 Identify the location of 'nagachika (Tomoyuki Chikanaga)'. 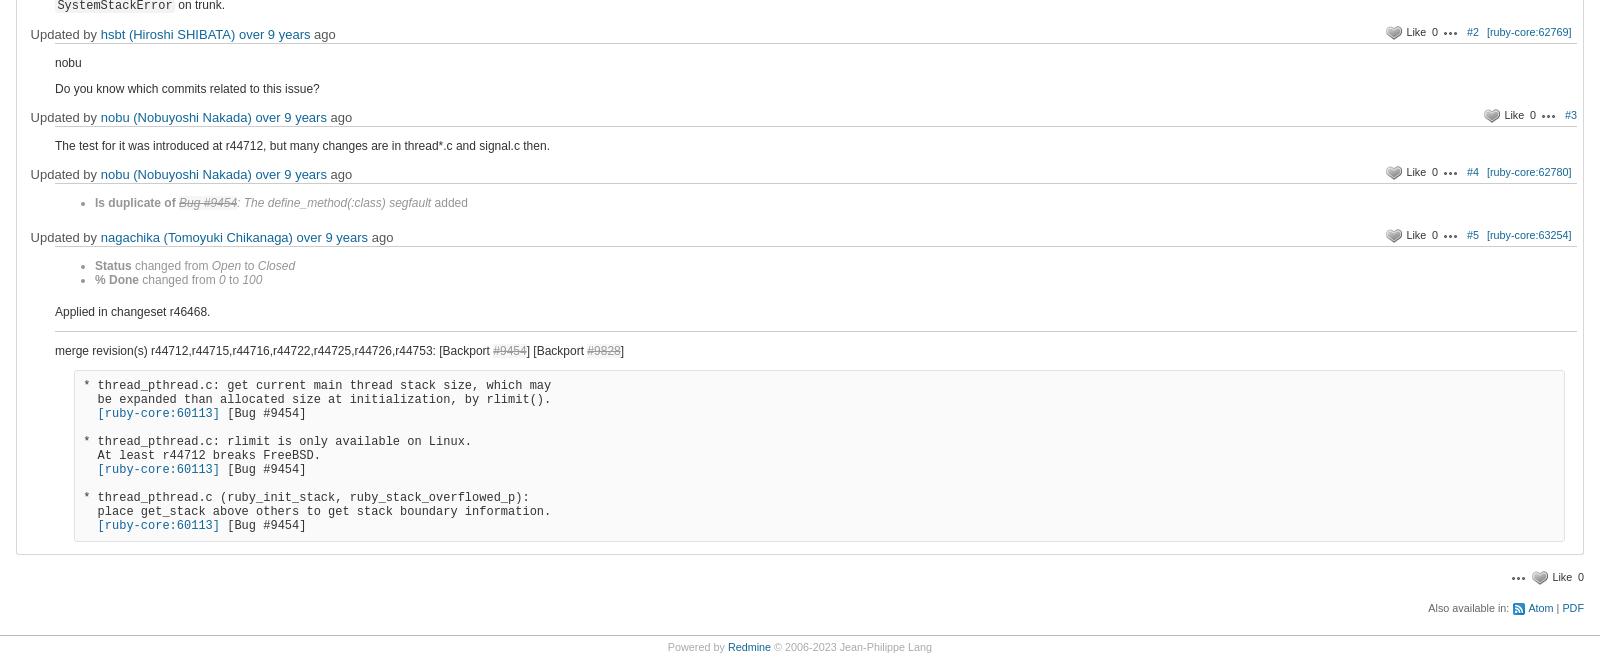
(195, 237).